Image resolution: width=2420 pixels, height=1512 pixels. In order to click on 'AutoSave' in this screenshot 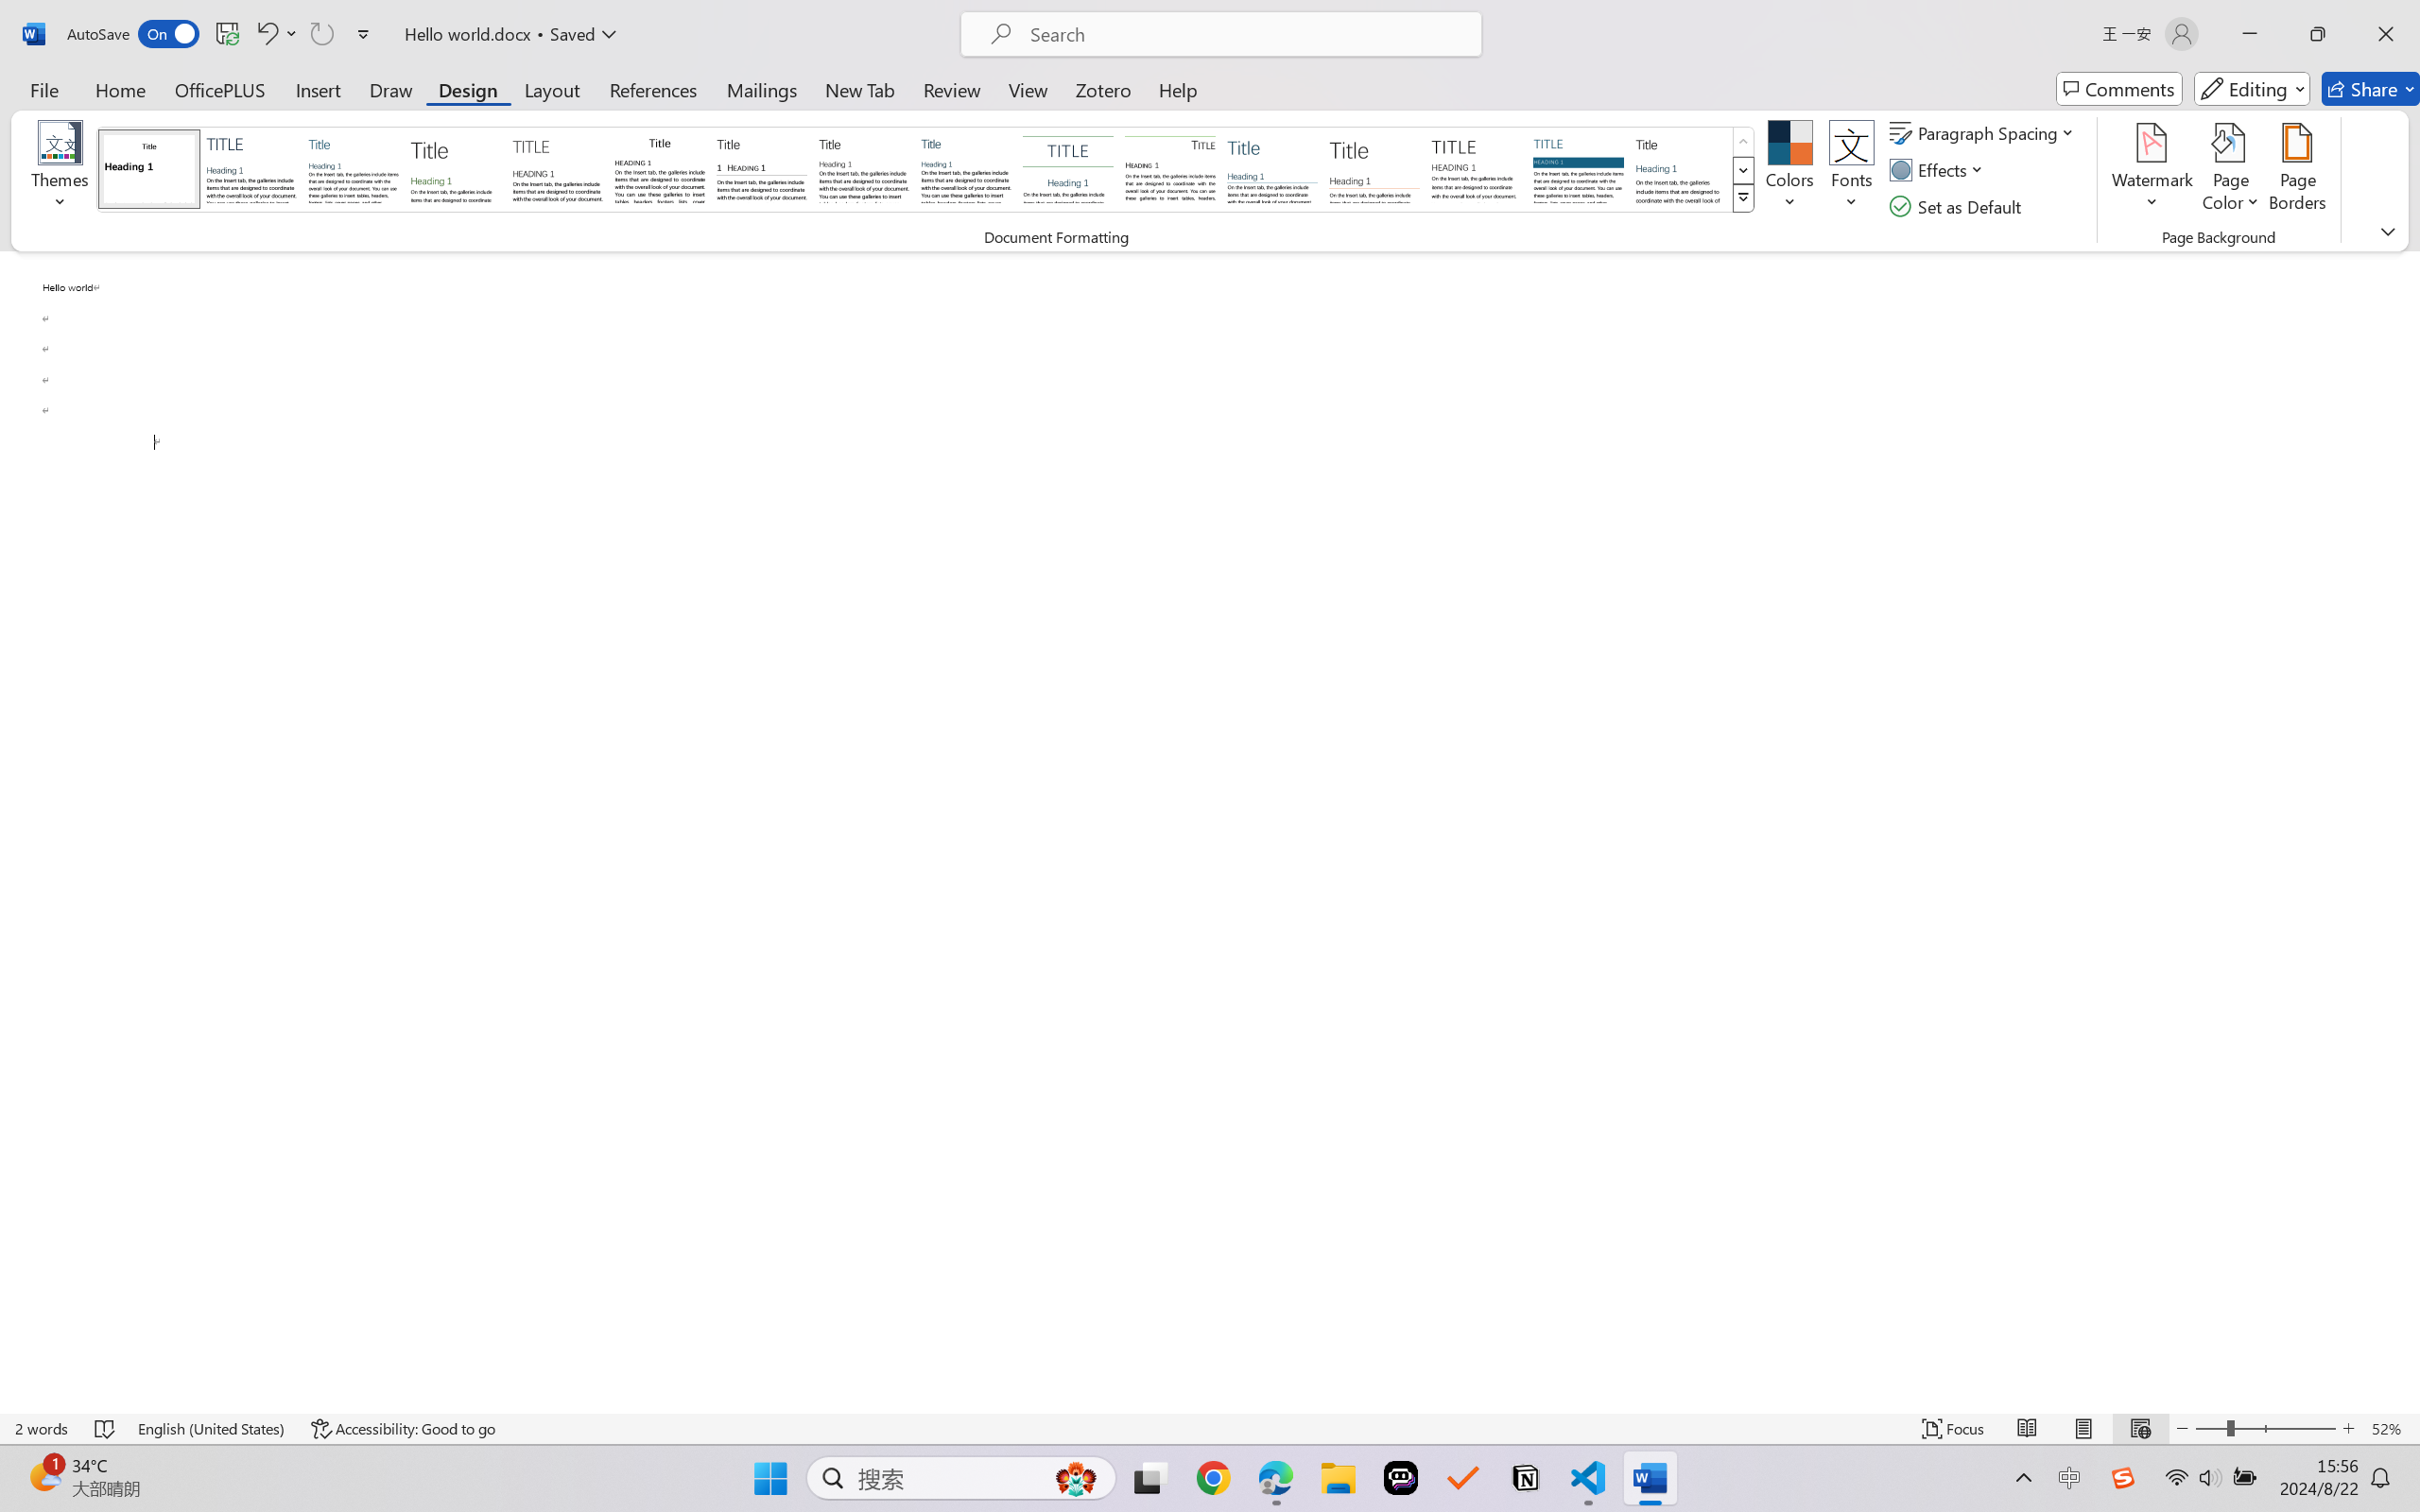, I will do `click(133, 33)`.